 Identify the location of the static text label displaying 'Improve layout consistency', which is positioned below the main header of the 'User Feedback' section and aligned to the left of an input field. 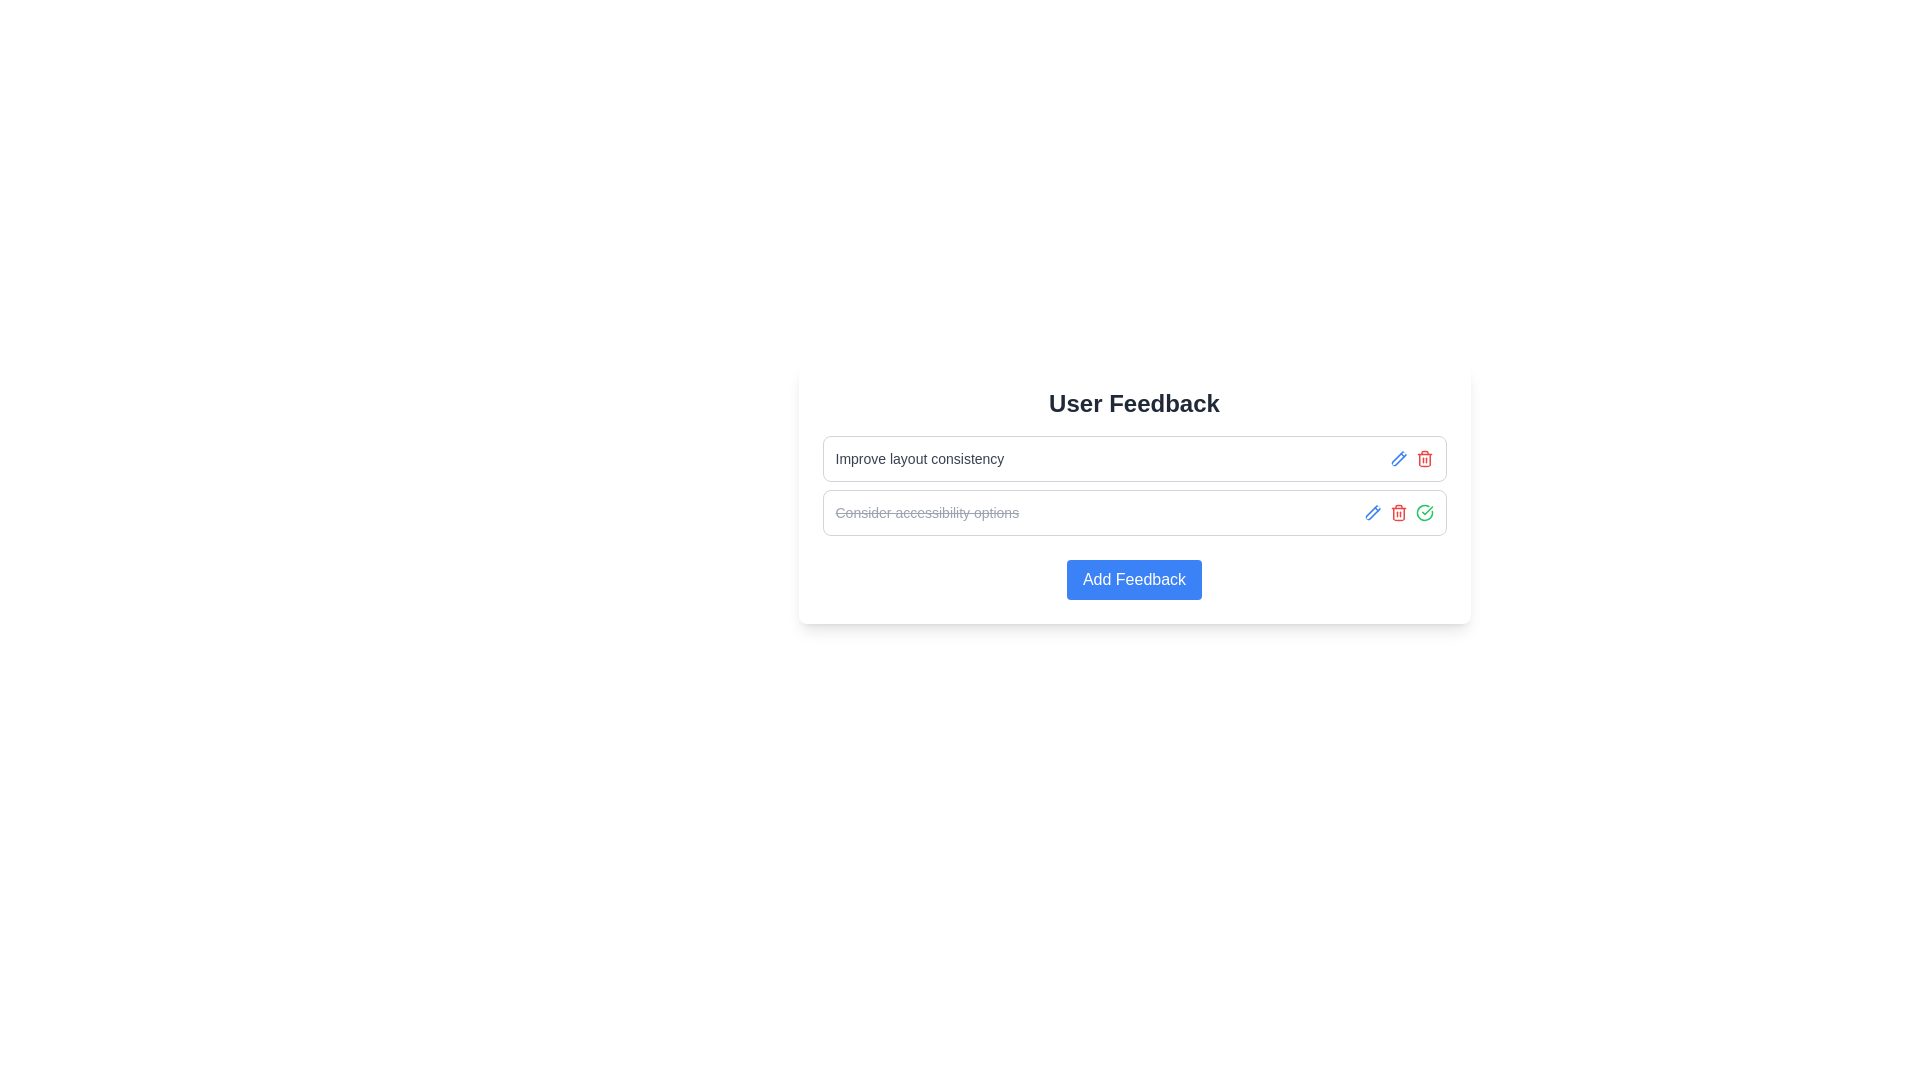
(918, 459).